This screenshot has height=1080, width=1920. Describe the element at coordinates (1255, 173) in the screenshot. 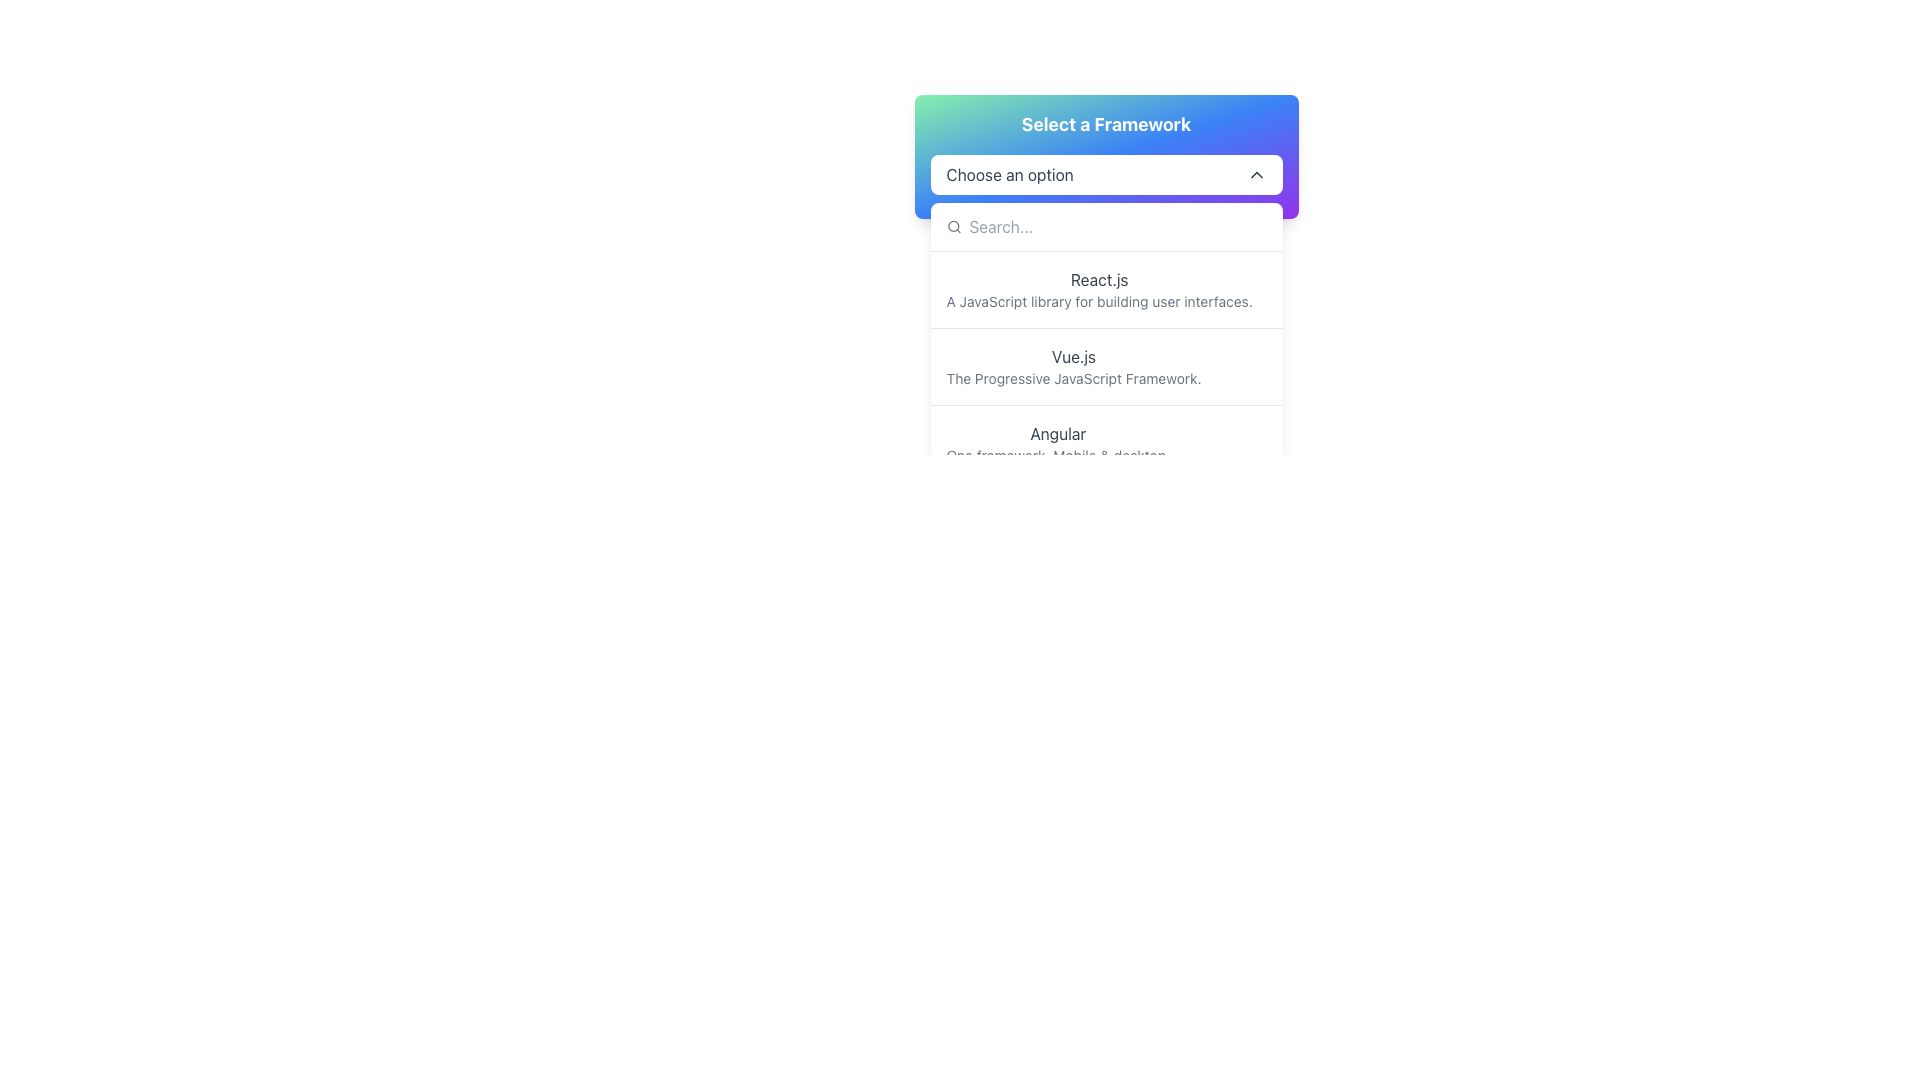

I see `the downward-facing chevron icon` at that location.